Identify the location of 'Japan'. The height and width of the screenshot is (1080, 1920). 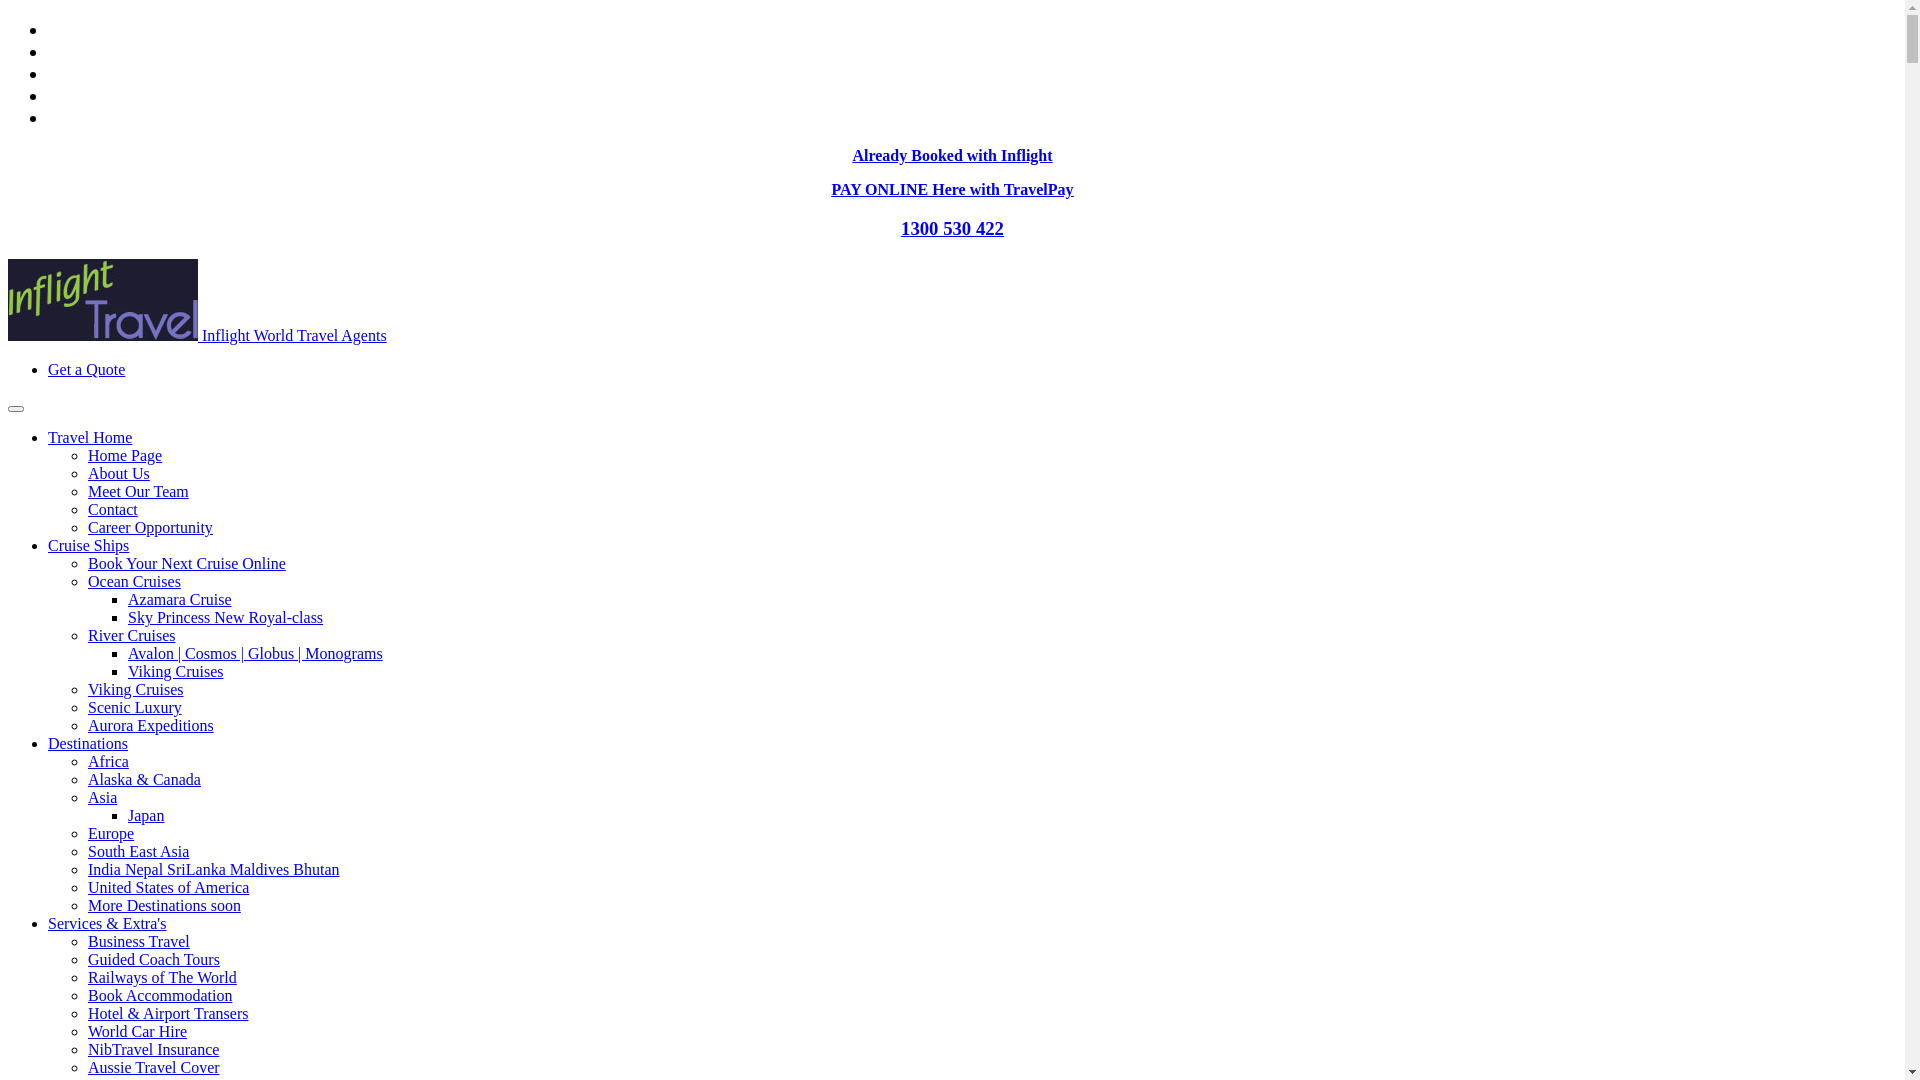
(144, 815).